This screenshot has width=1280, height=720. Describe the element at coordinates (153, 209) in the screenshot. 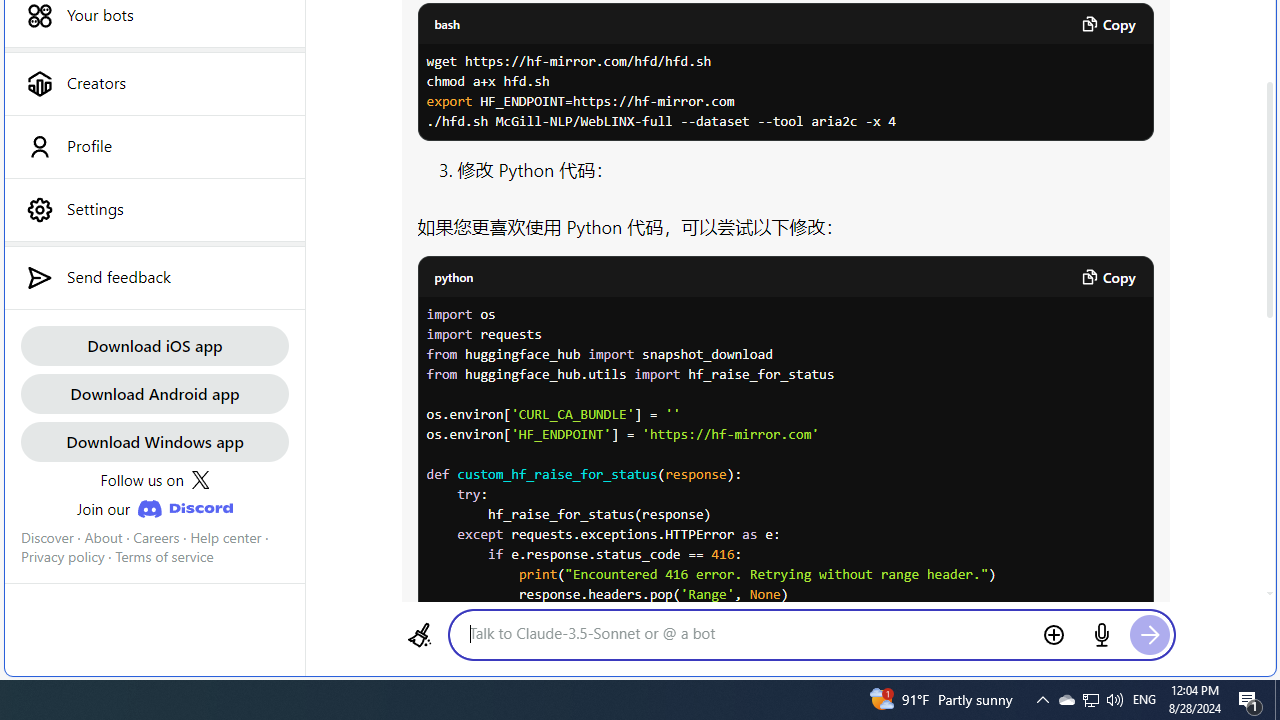

I see `'Settings'` at that location.